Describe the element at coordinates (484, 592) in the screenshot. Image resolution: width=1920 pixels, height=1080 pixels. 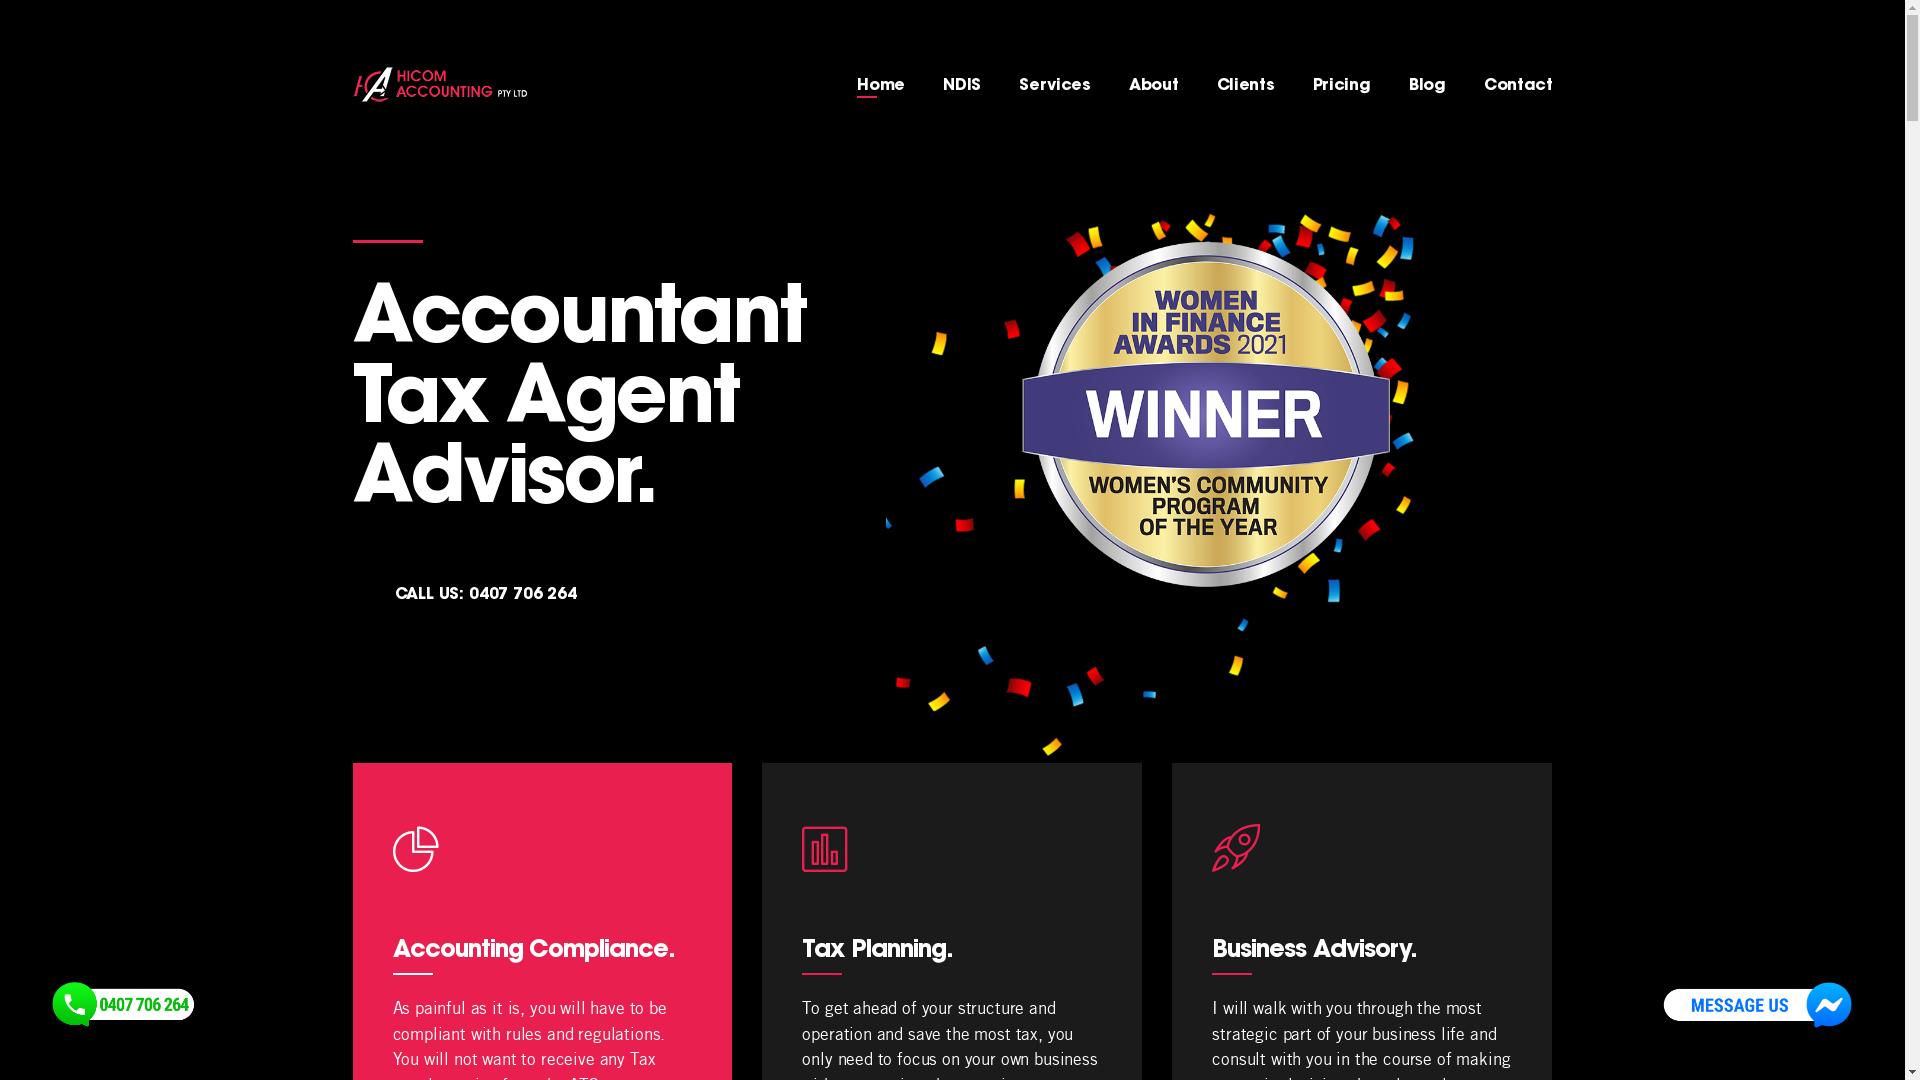
I see `'CALL US: 0407 706 264'` at that location.